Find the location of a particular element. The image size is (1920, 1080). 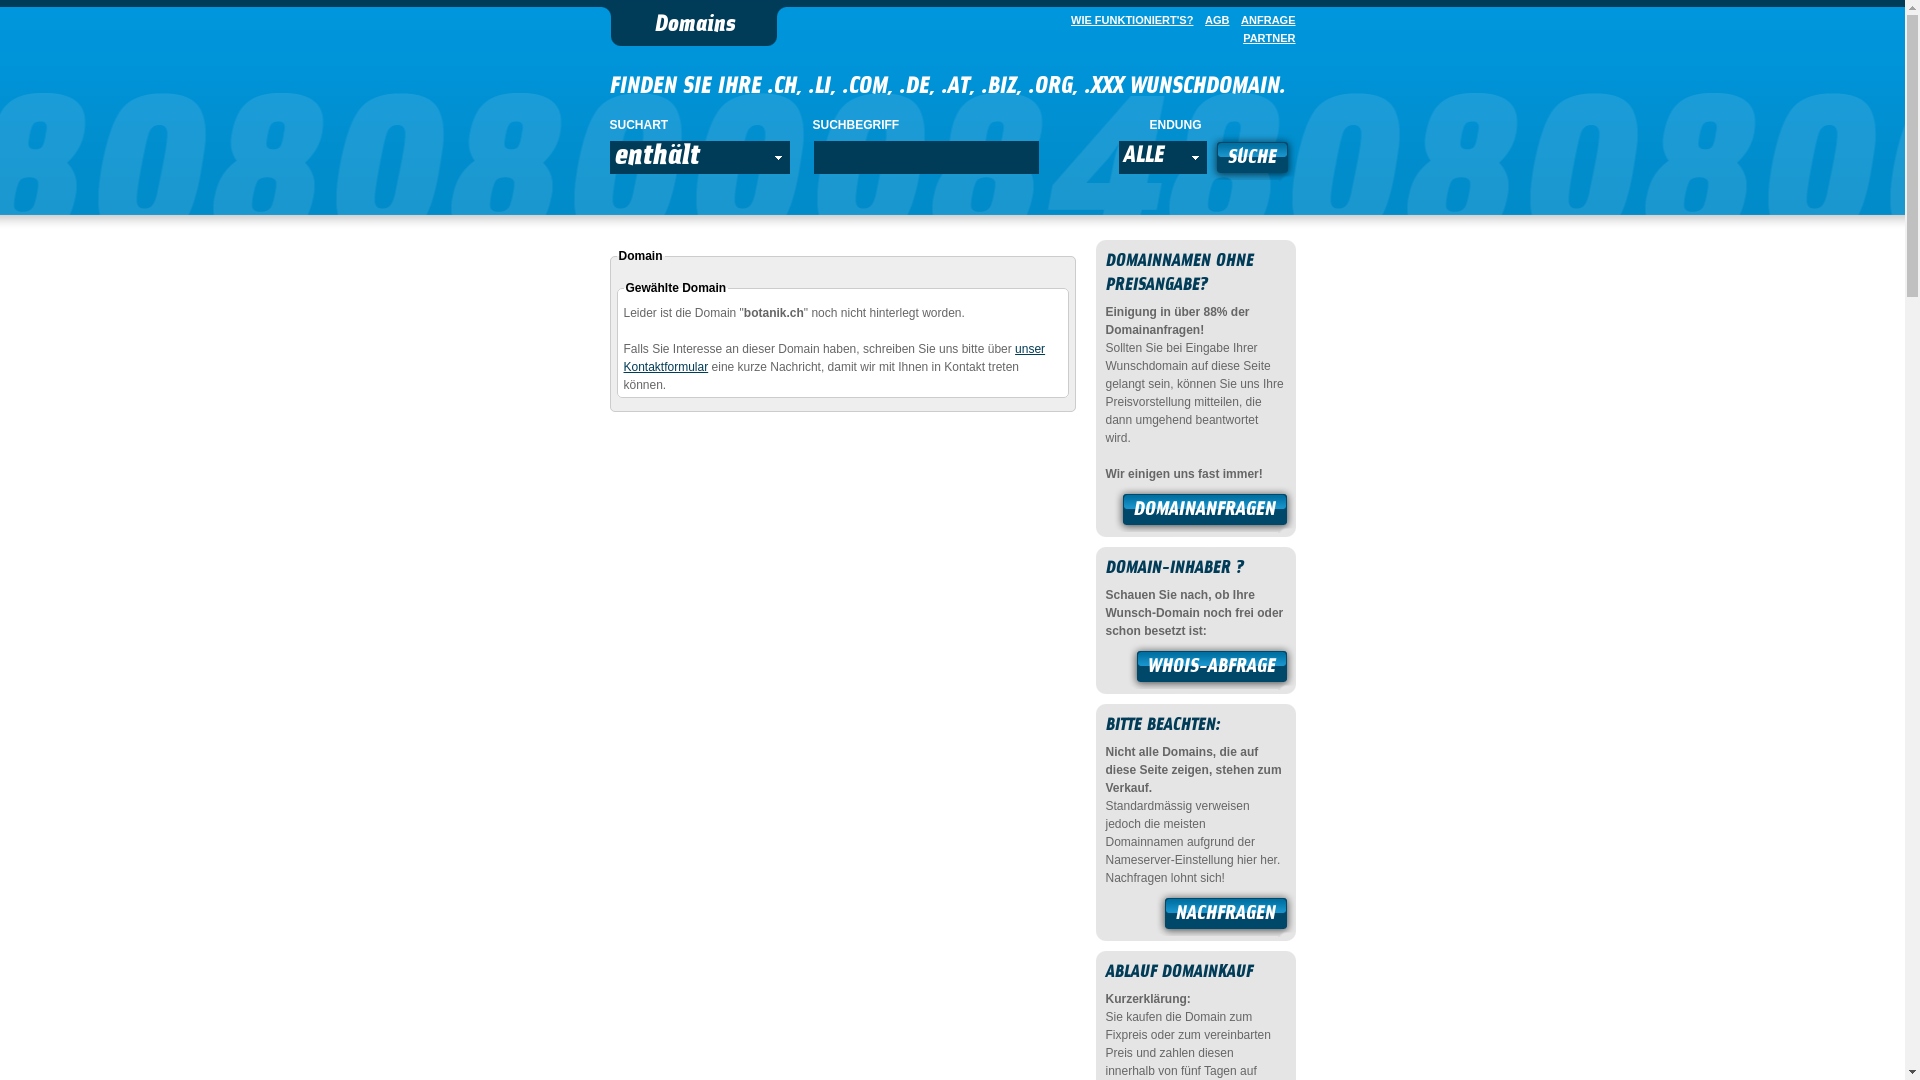

'AGB' is located at coordinates (1212, 19).